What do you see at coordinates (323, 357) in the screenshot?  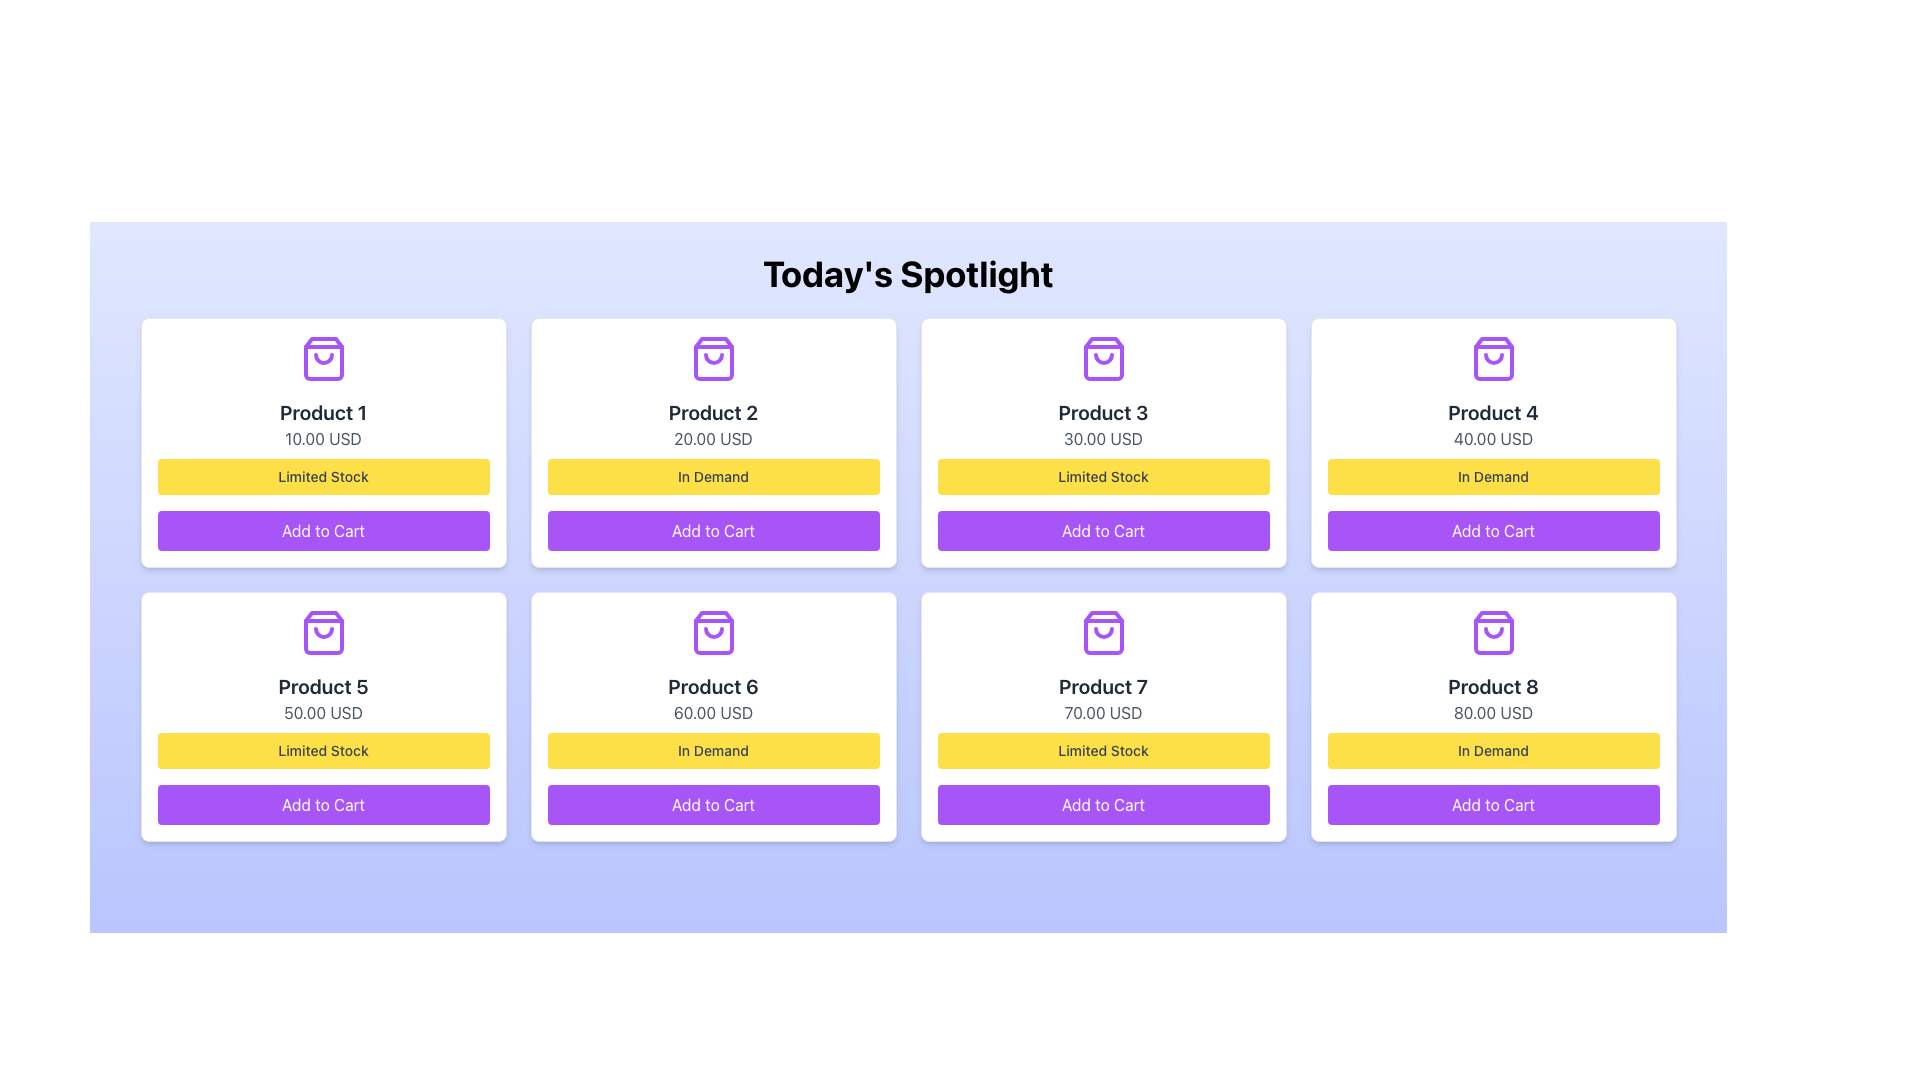 I see `the curved handle-like shape of the purple shopping bag icon located at the center-top of the 'Product 1' card` at bounding box center [323, 357].